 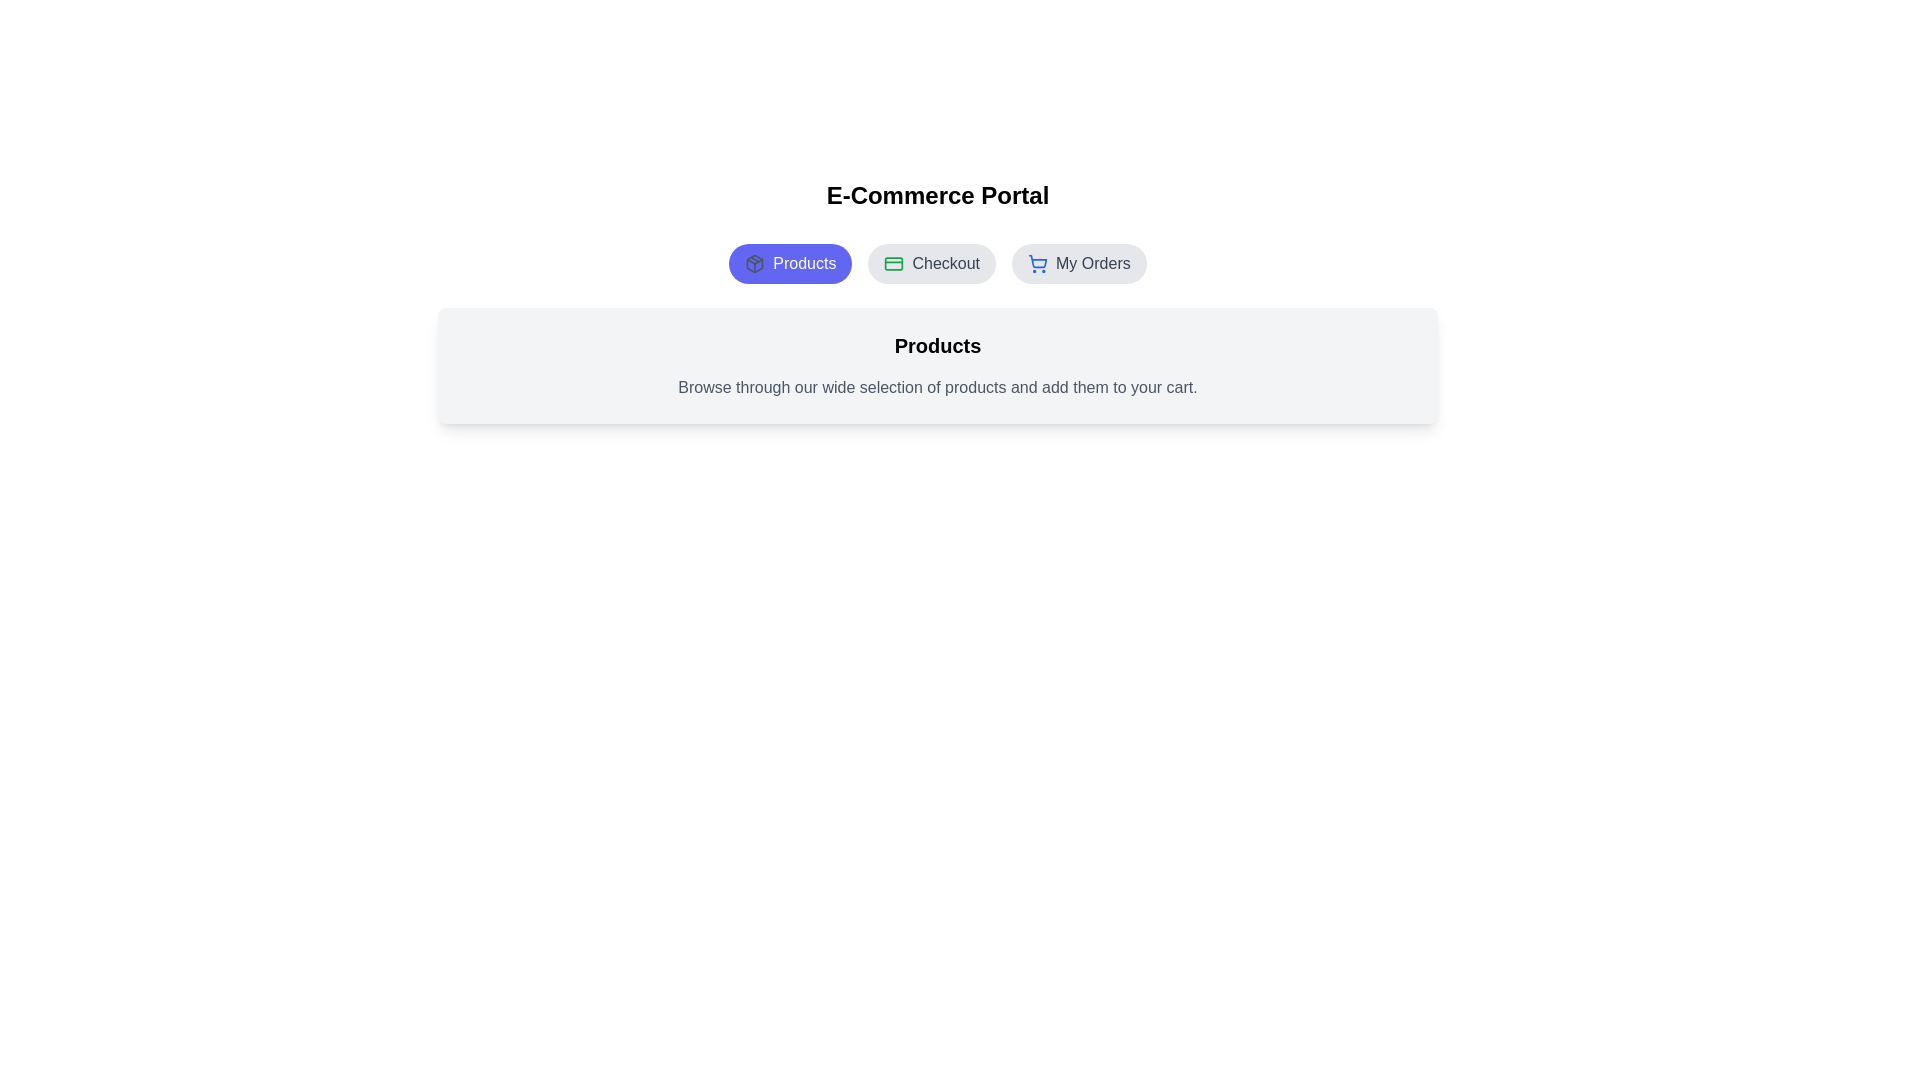 I want to click on the My Orders tab to view its content, so click(x=1078, y=262).